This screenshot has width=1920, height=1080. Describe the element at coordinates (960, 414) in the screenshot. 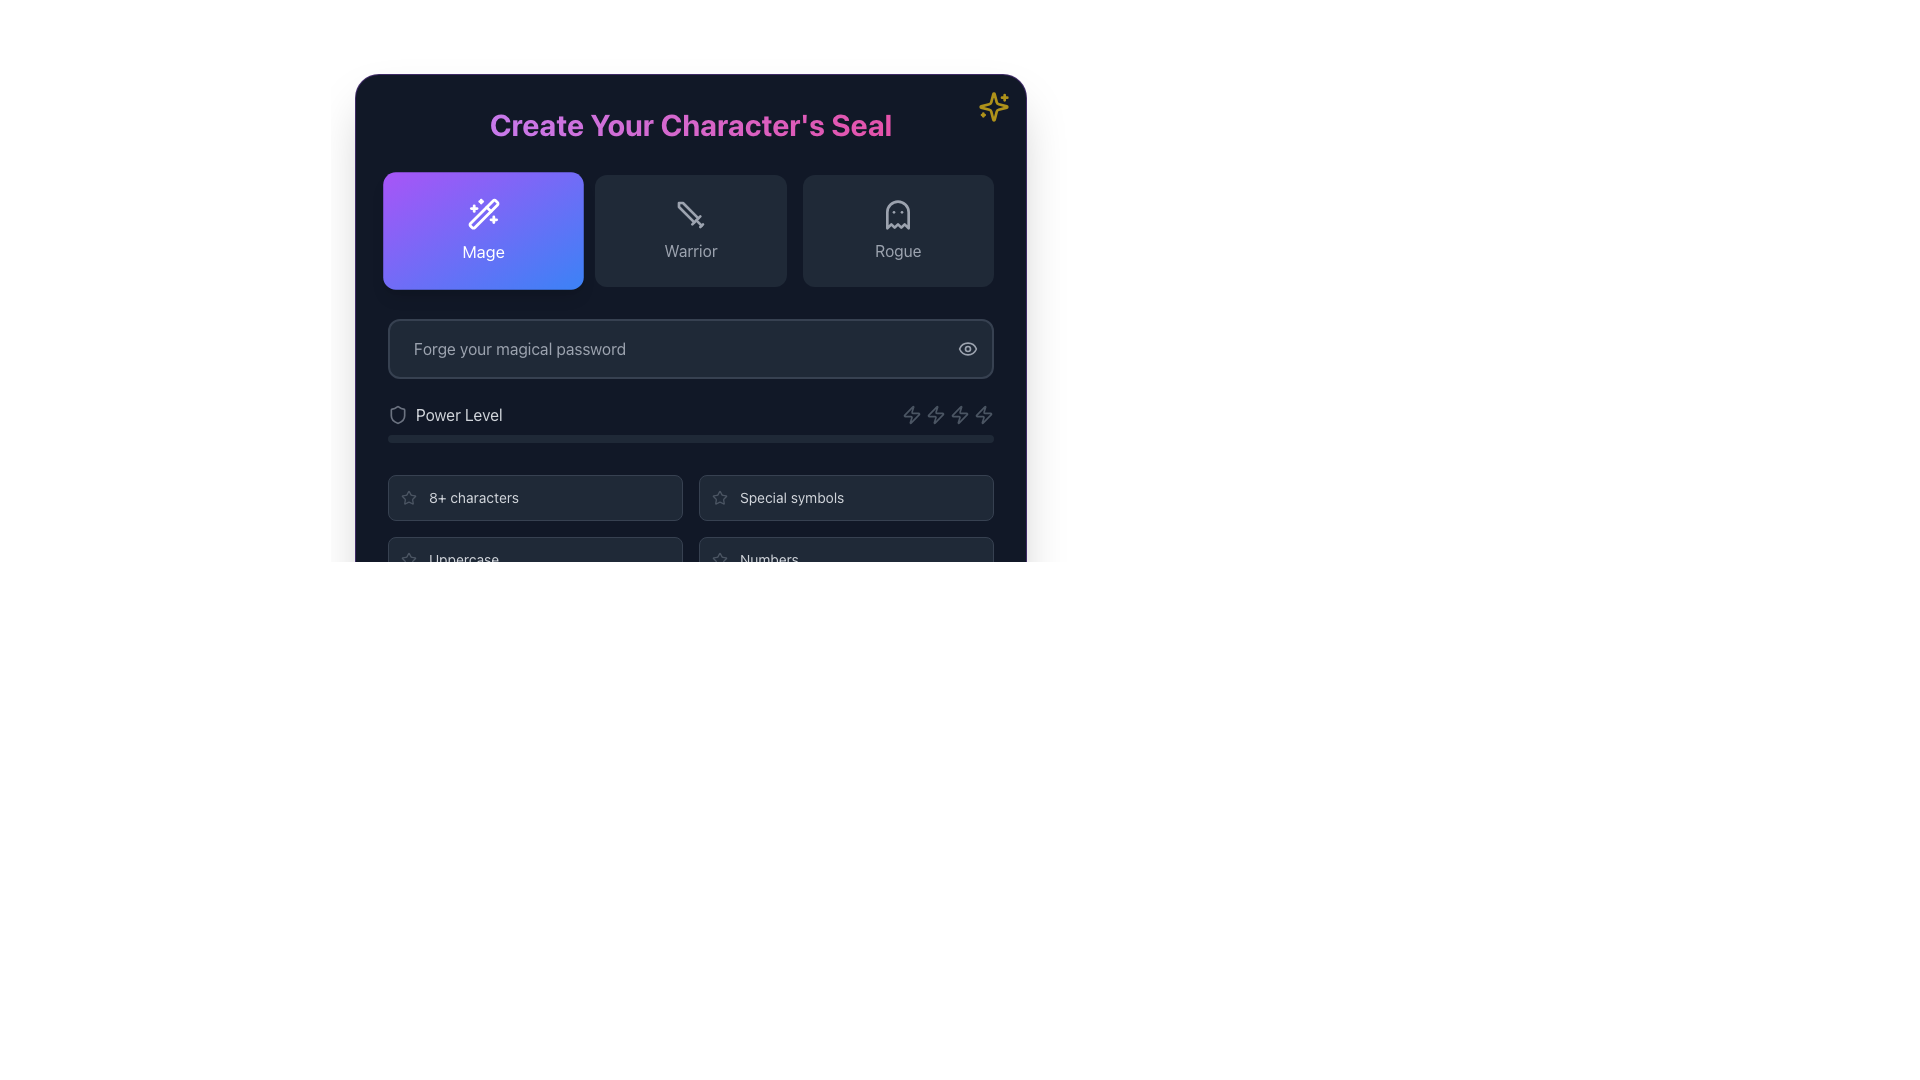

I see `the stylized lightning bolt icon, which is the last icon in a horizontal group of similar icons, rendered in light gray on a dark background` at that location.